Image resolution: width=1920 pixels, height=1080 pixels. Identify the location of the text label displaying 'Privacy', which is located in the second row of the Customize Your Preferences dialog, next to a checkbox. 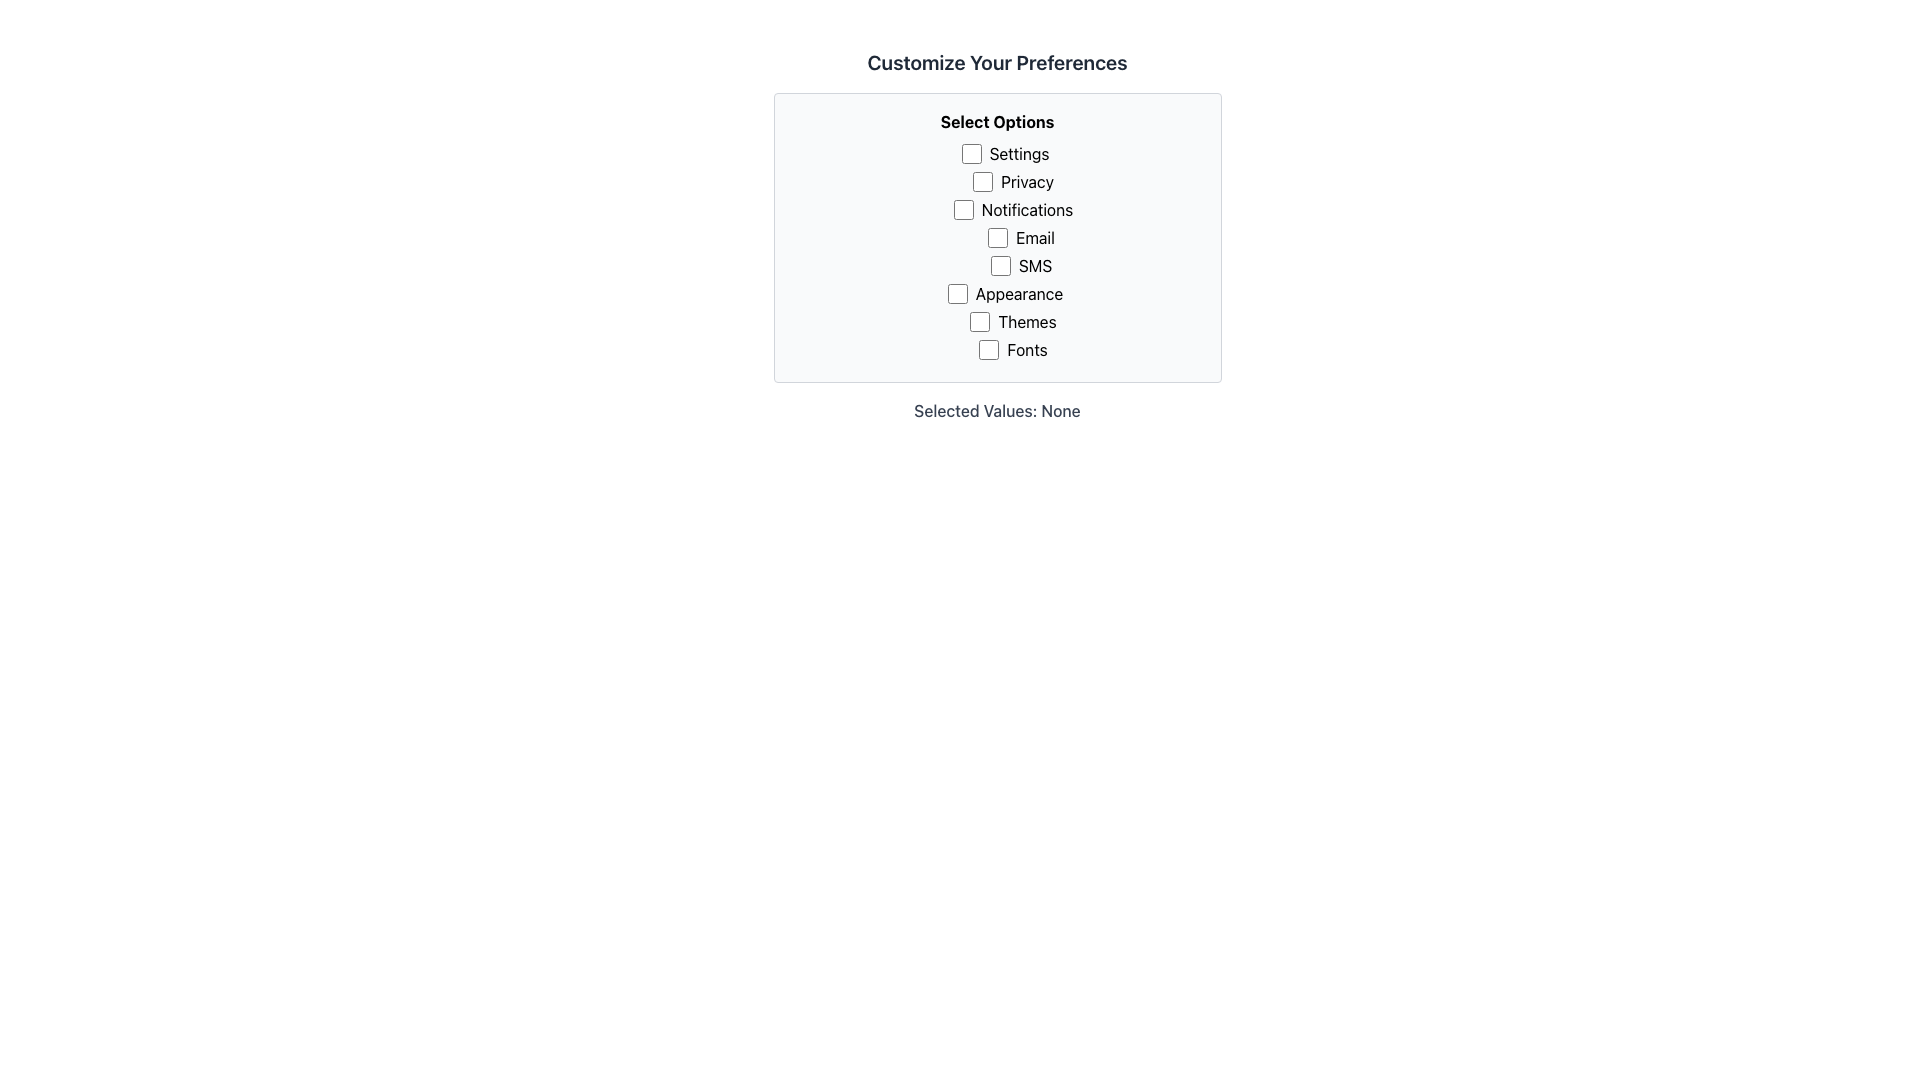
(1013, 181).